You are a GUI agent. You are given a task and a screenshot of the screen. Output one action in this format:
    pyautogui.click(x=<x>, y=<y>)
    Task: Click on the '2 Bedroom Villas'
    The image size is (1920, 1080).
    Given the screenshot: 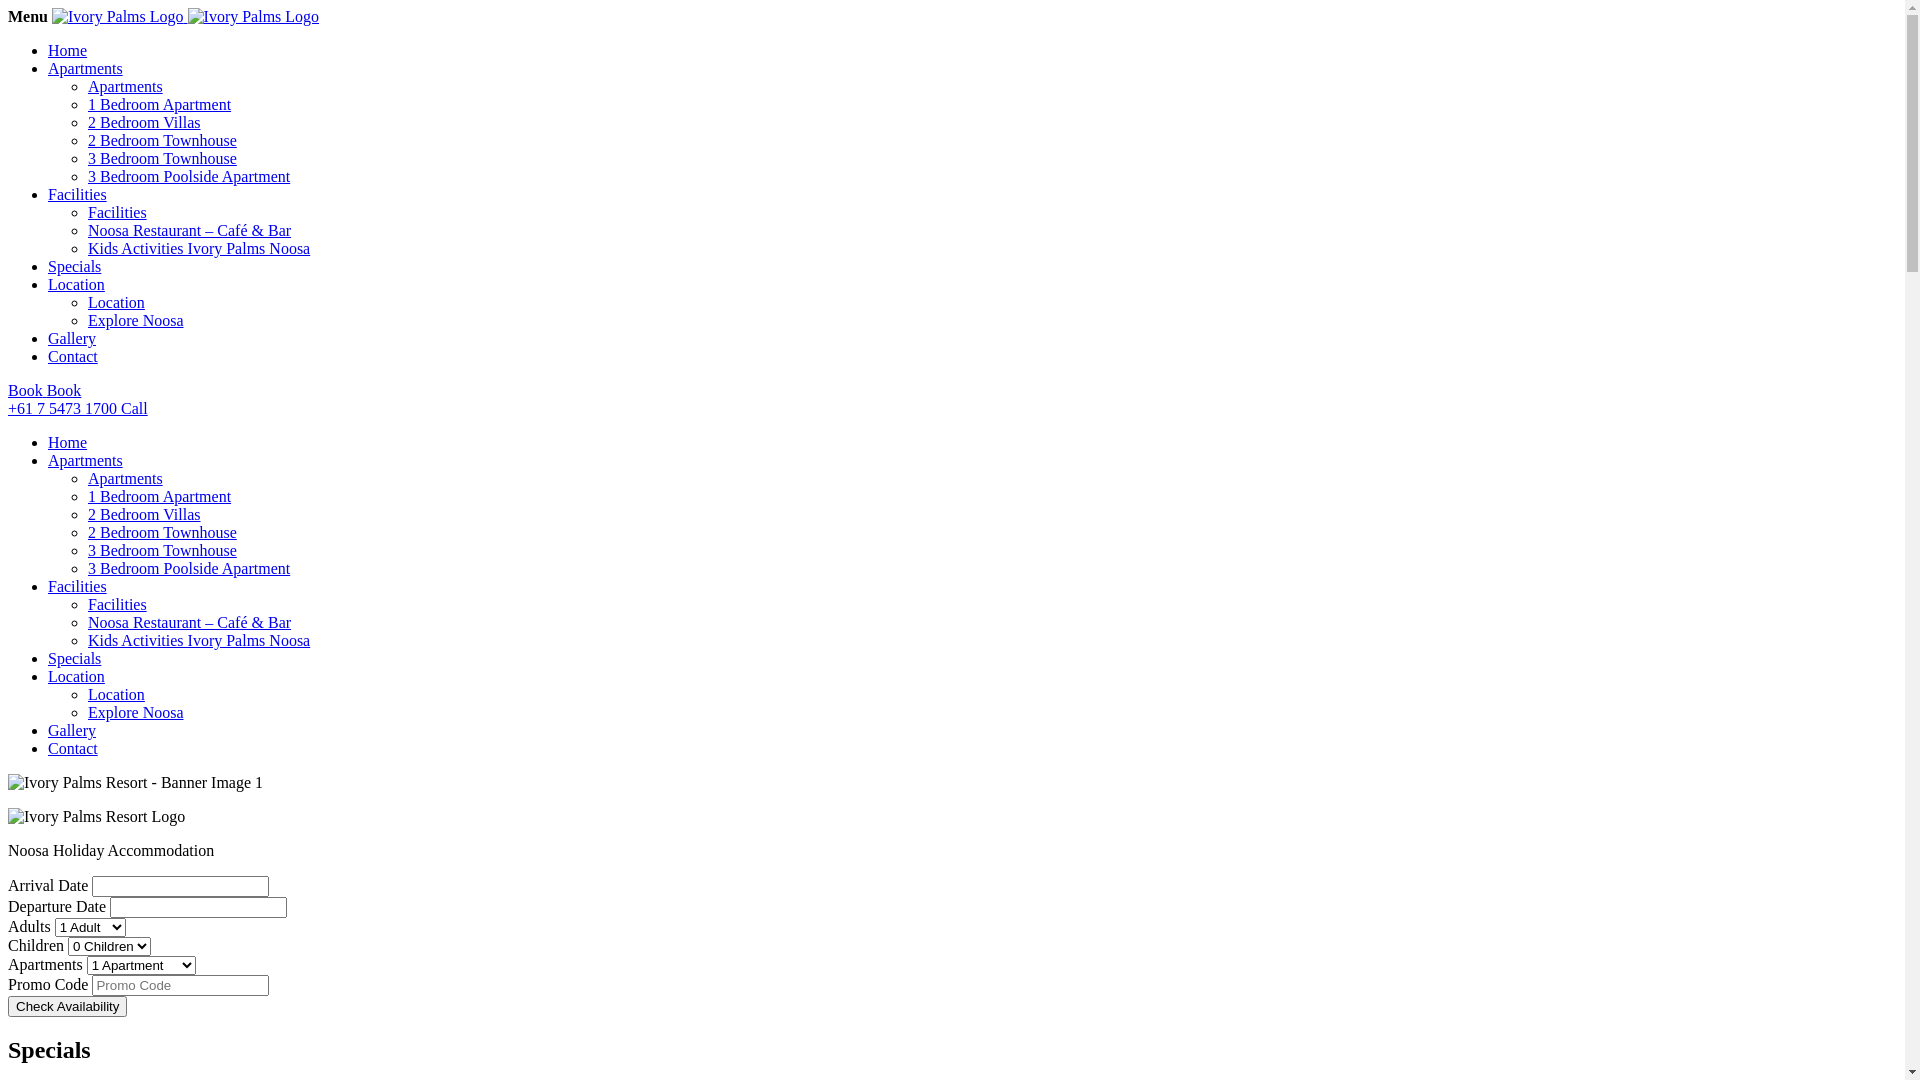 What is the action you would take?
    pyautogui.click(x=86, y=513)
    